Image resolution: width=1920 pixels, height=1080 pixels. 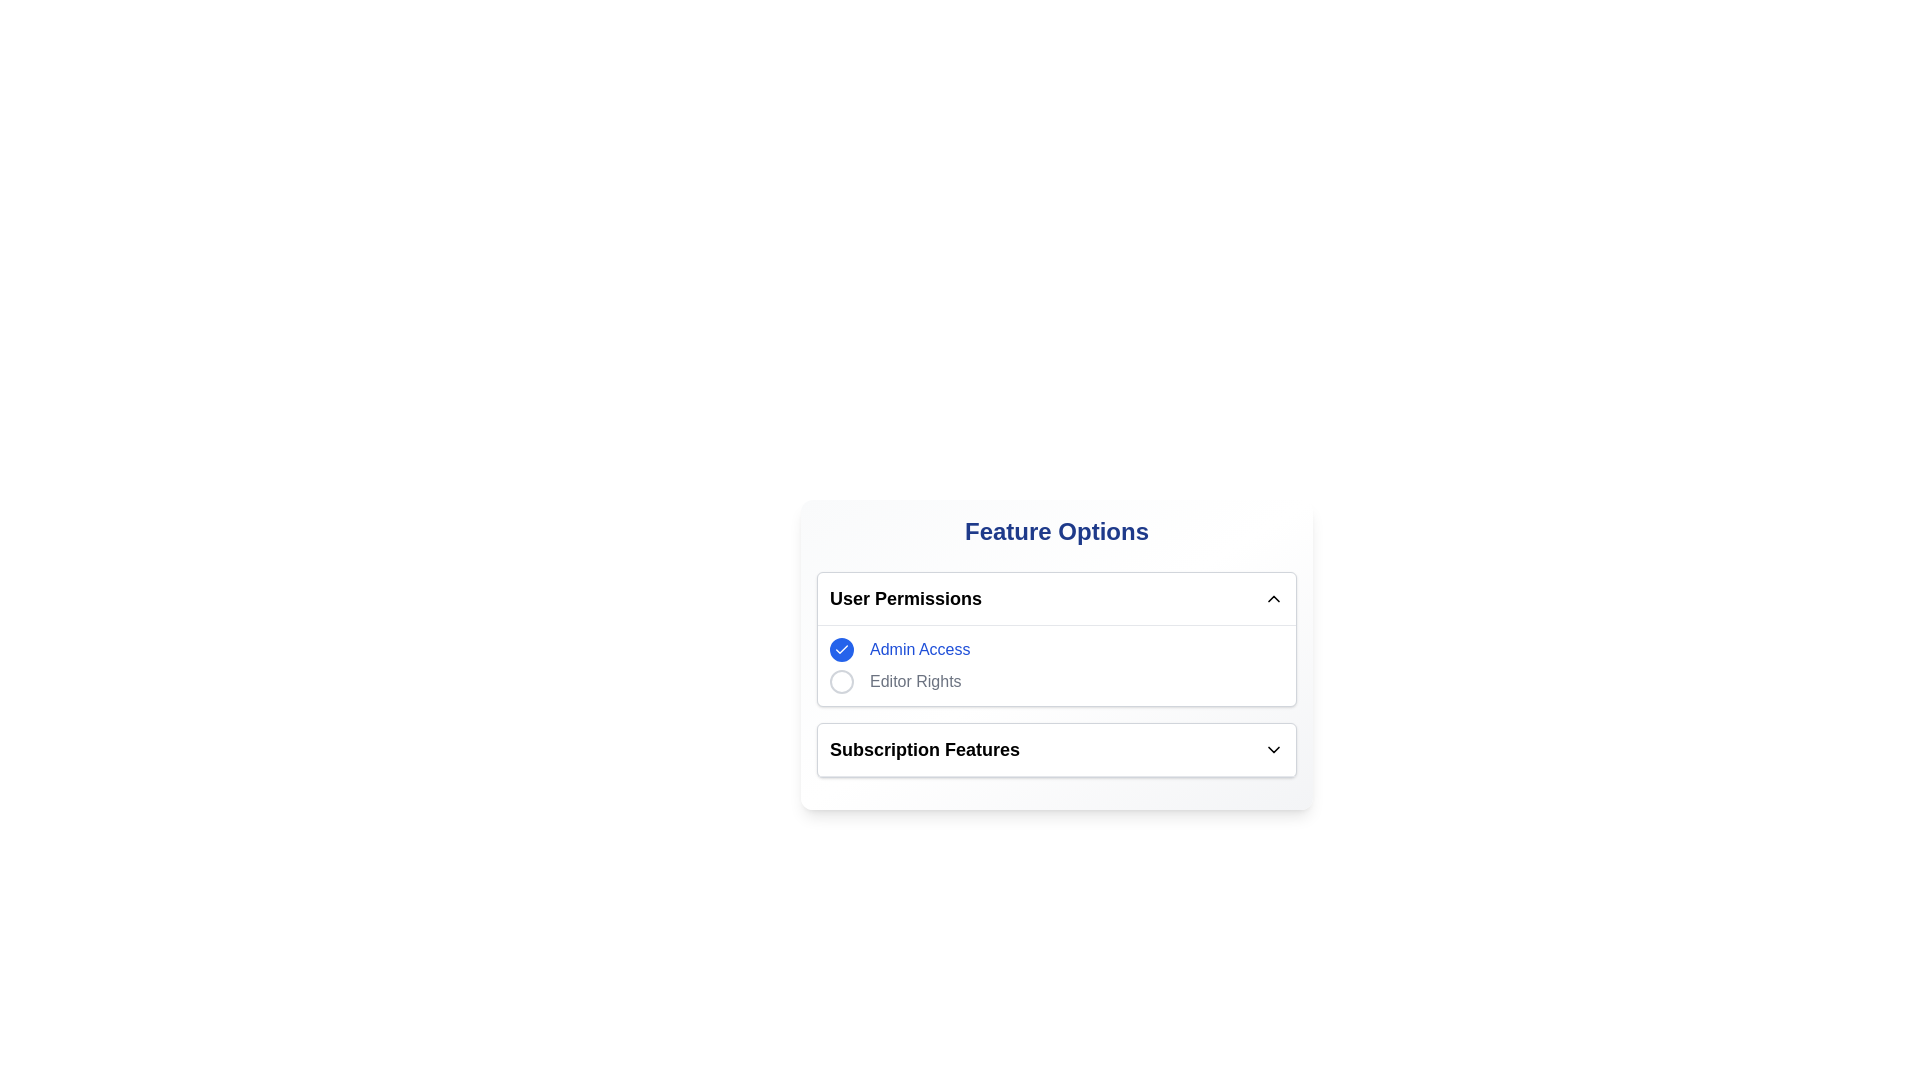 I want to click on the 'Admin Access' icon within the user permissions section to trigger additional effects, so click(x=841, y=650).